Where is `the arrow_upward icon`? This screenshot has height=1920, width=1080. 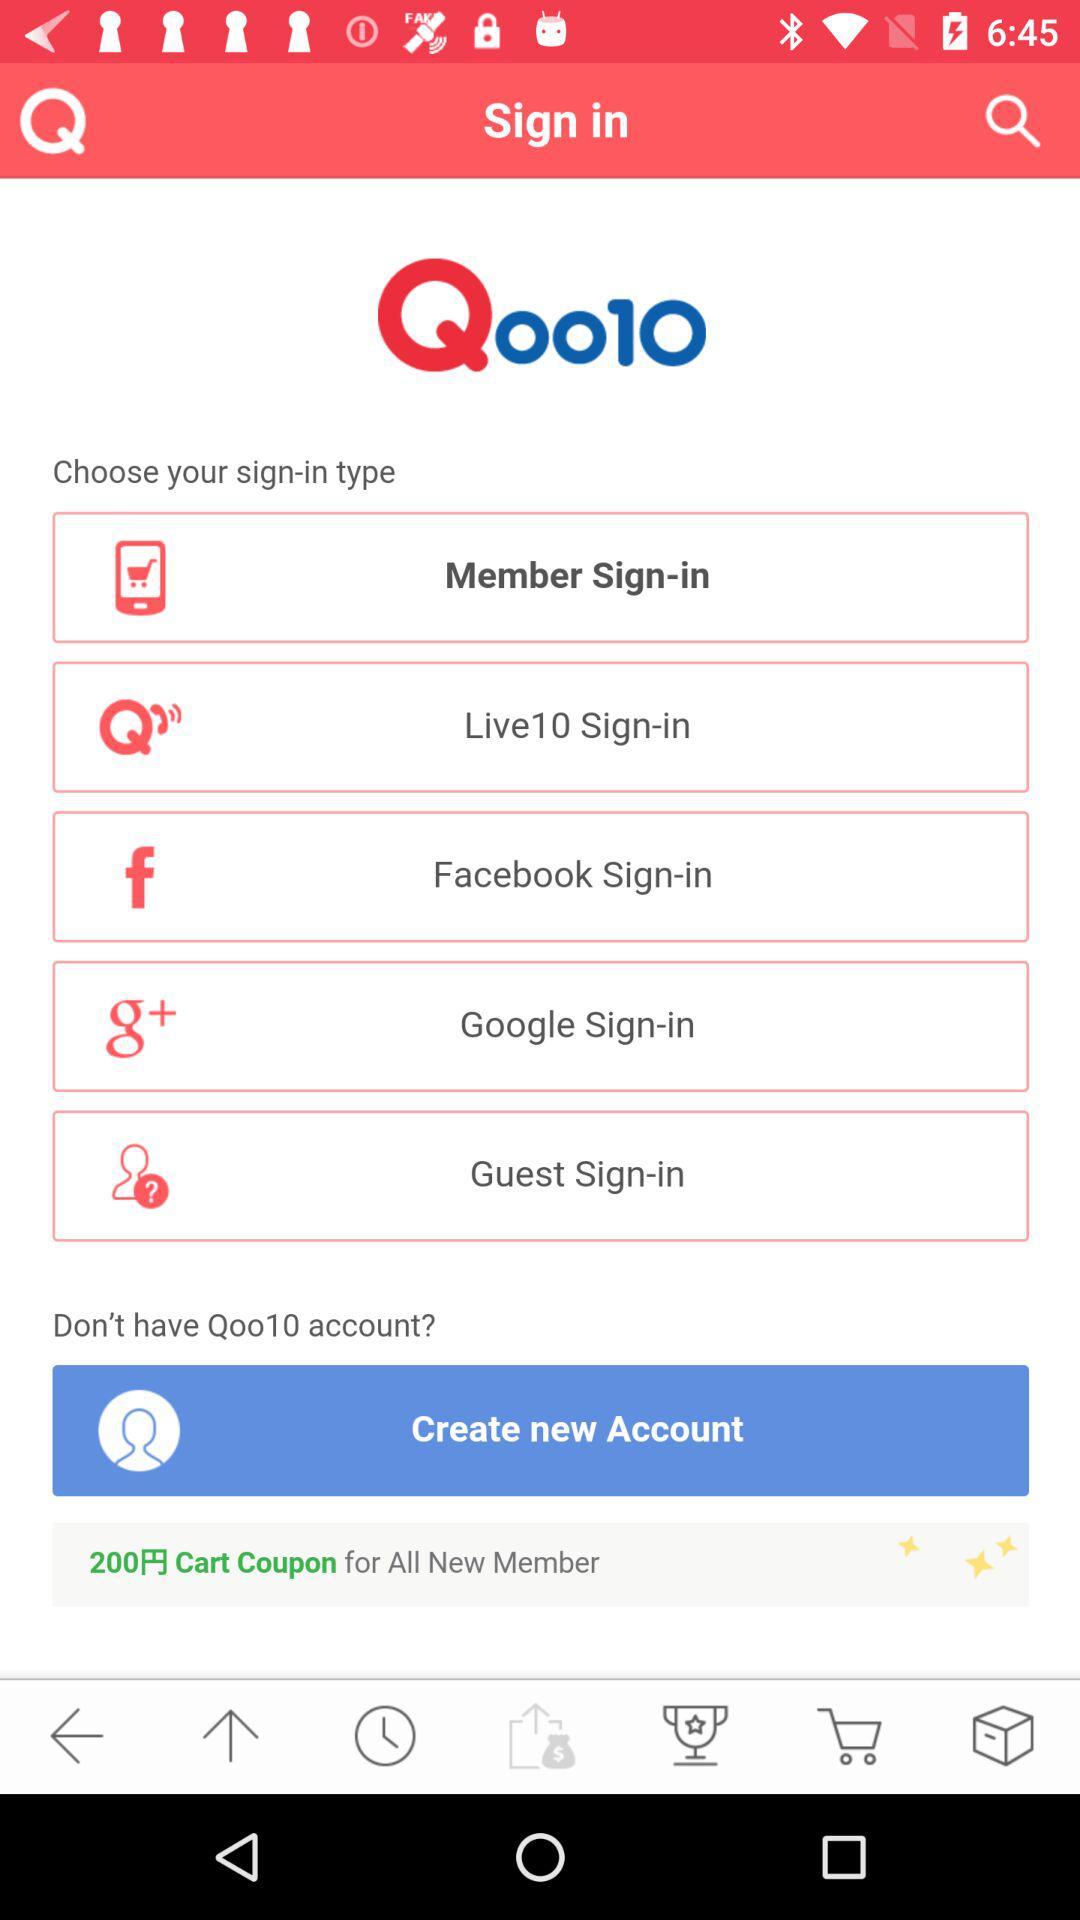 the arrow_upward icon is located at coordinates (229, 1734).